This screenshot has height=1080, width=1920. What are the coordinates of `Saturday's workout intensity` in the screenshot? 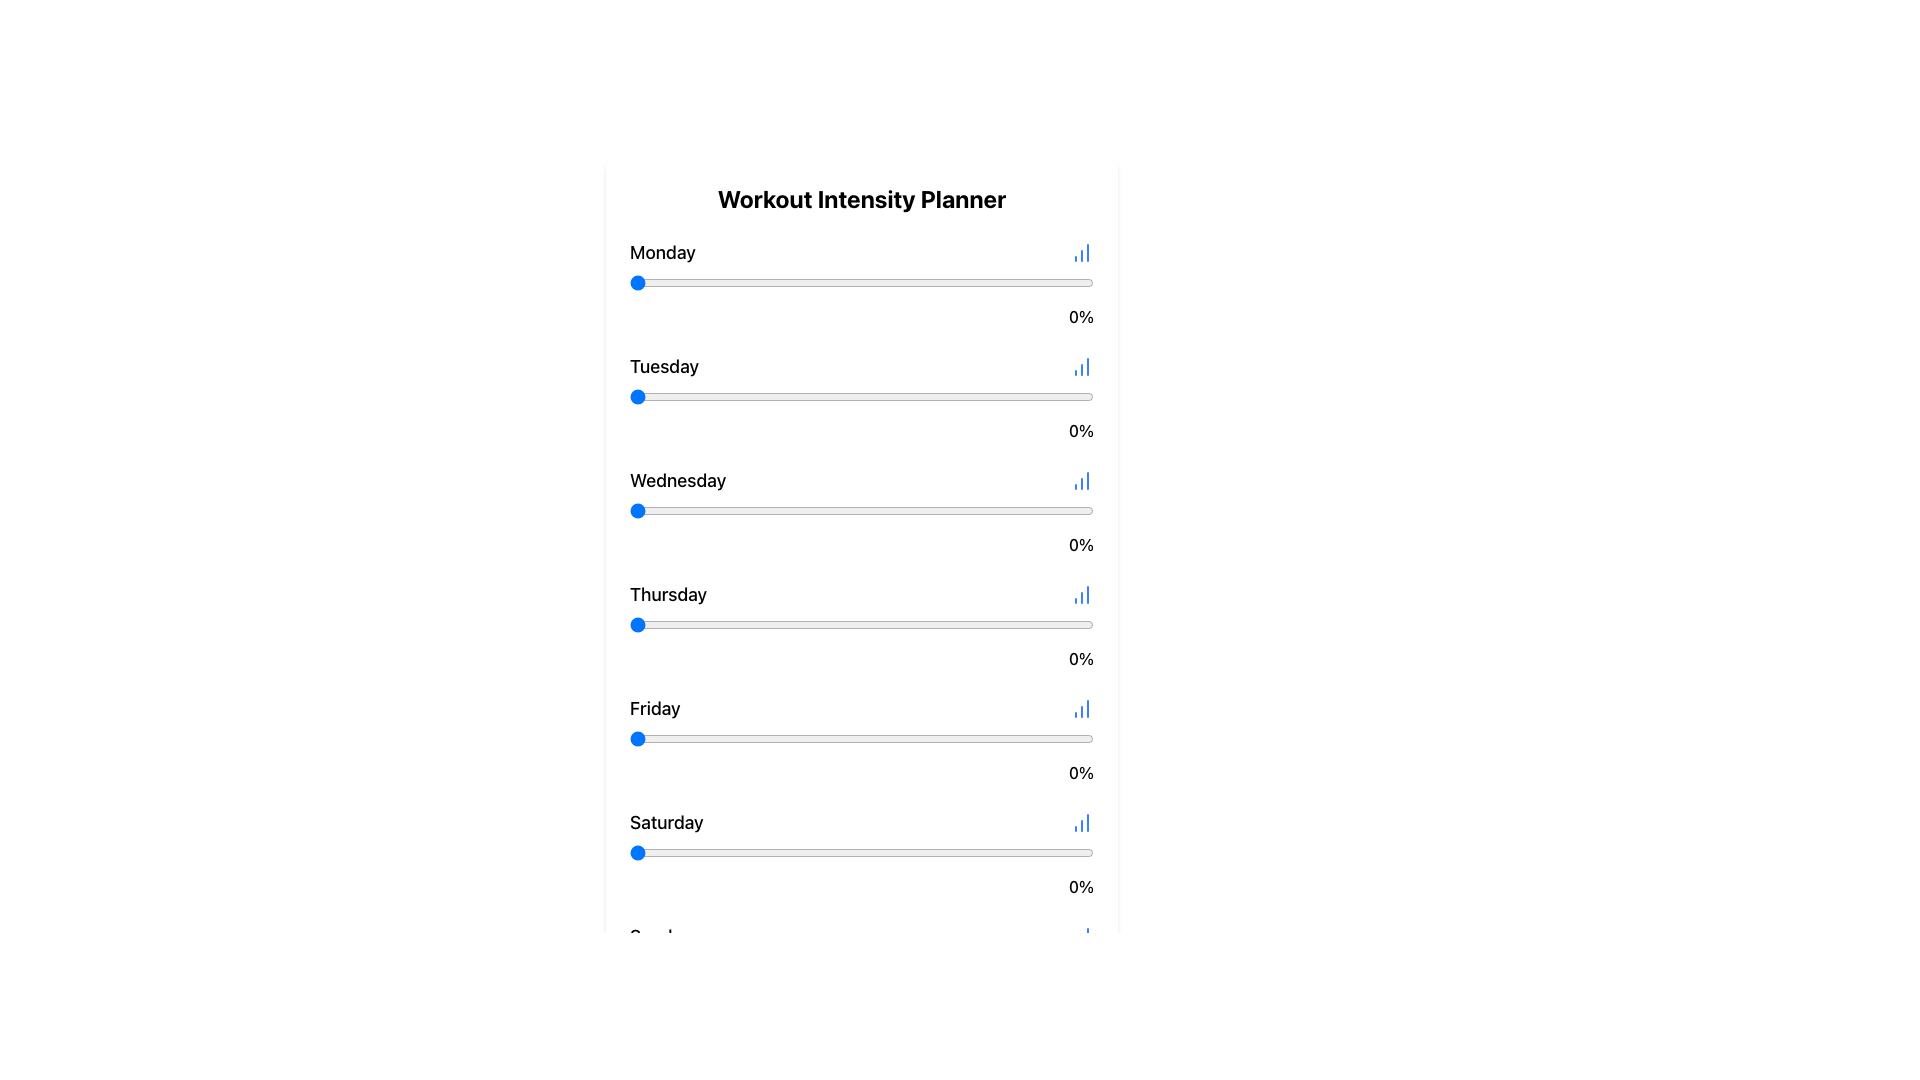 It's located at (843, 852).